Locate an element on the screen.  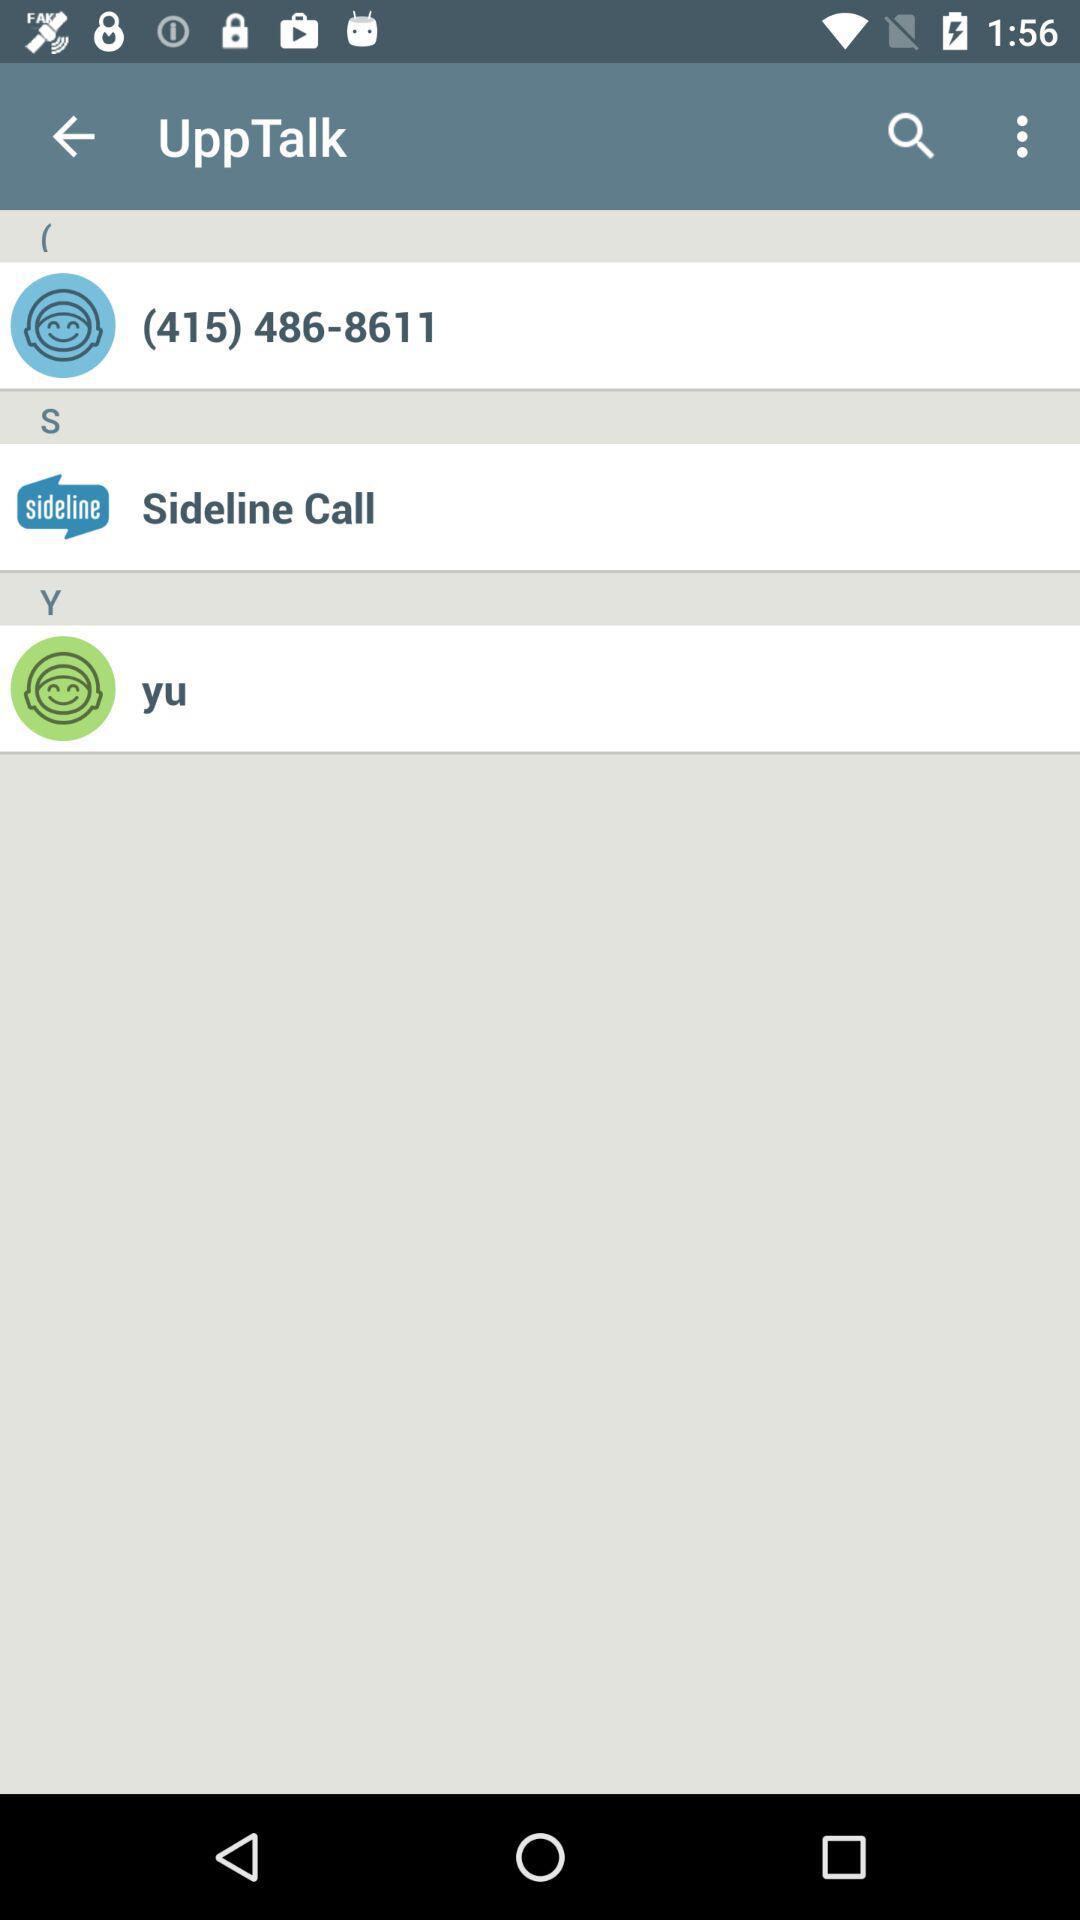
the y is located at coordinates (49, 598).